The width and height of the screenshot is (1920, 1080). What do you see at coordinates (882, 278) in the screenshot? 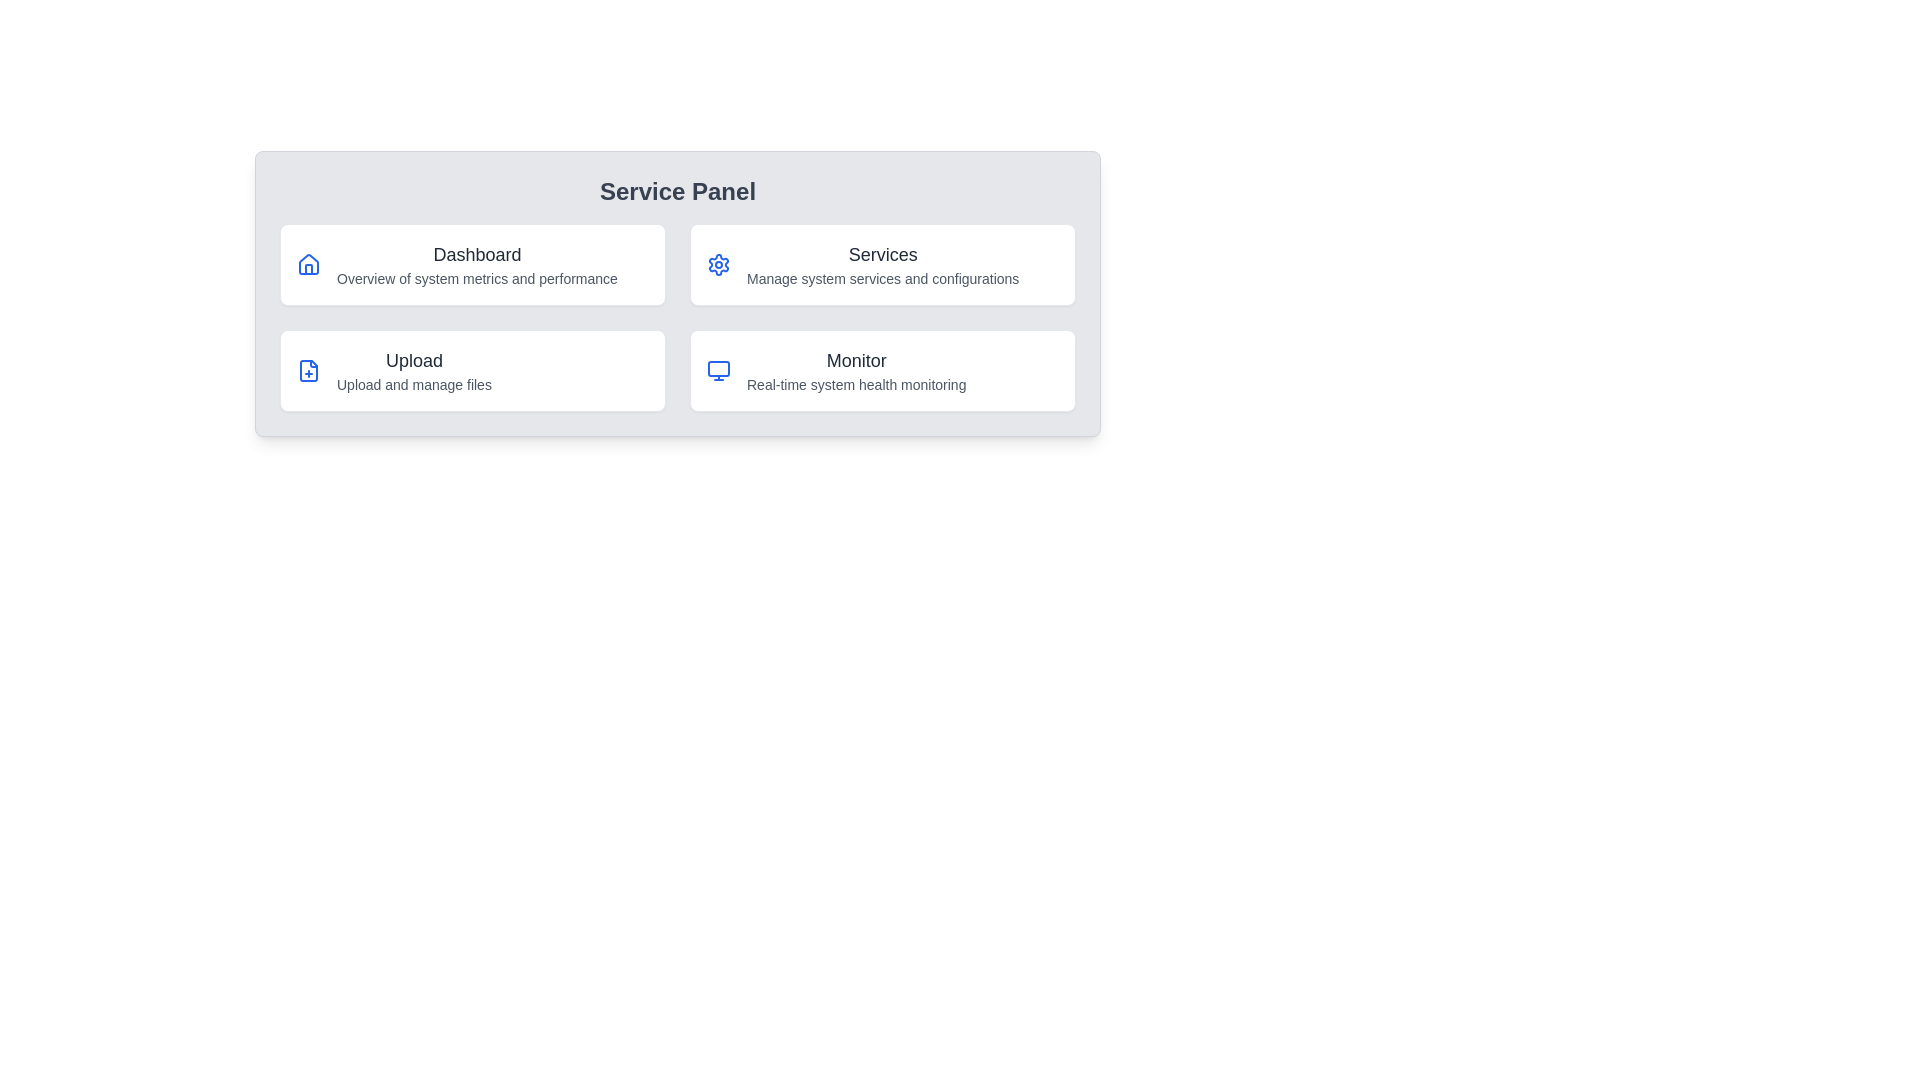
I see `the text label reading 'Manage system services and configurations.' located below the 'Services' title in the second card of the Service Panel` at bounding box center [882, 278].